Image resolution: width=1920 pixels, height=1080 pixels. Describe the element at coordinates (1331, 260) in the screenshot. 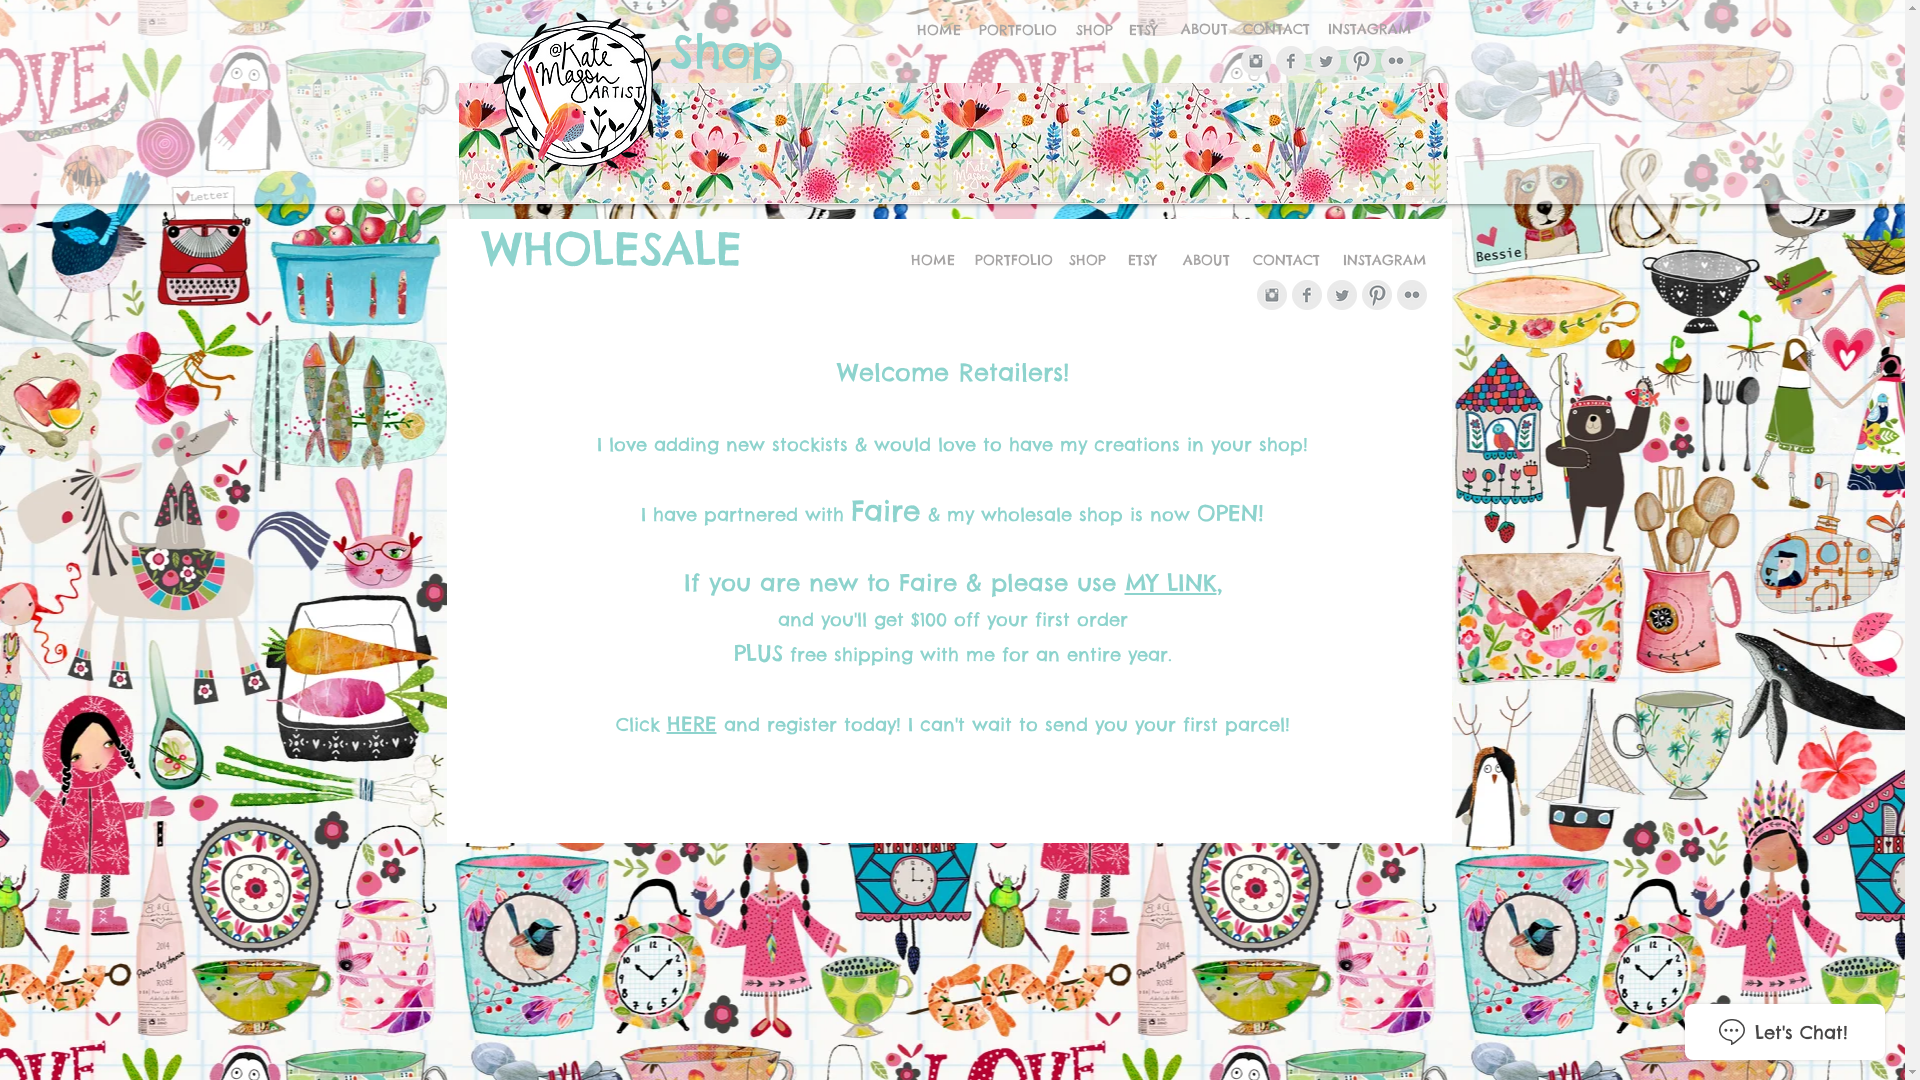

I see `'INSTAGRAM'` at that location.